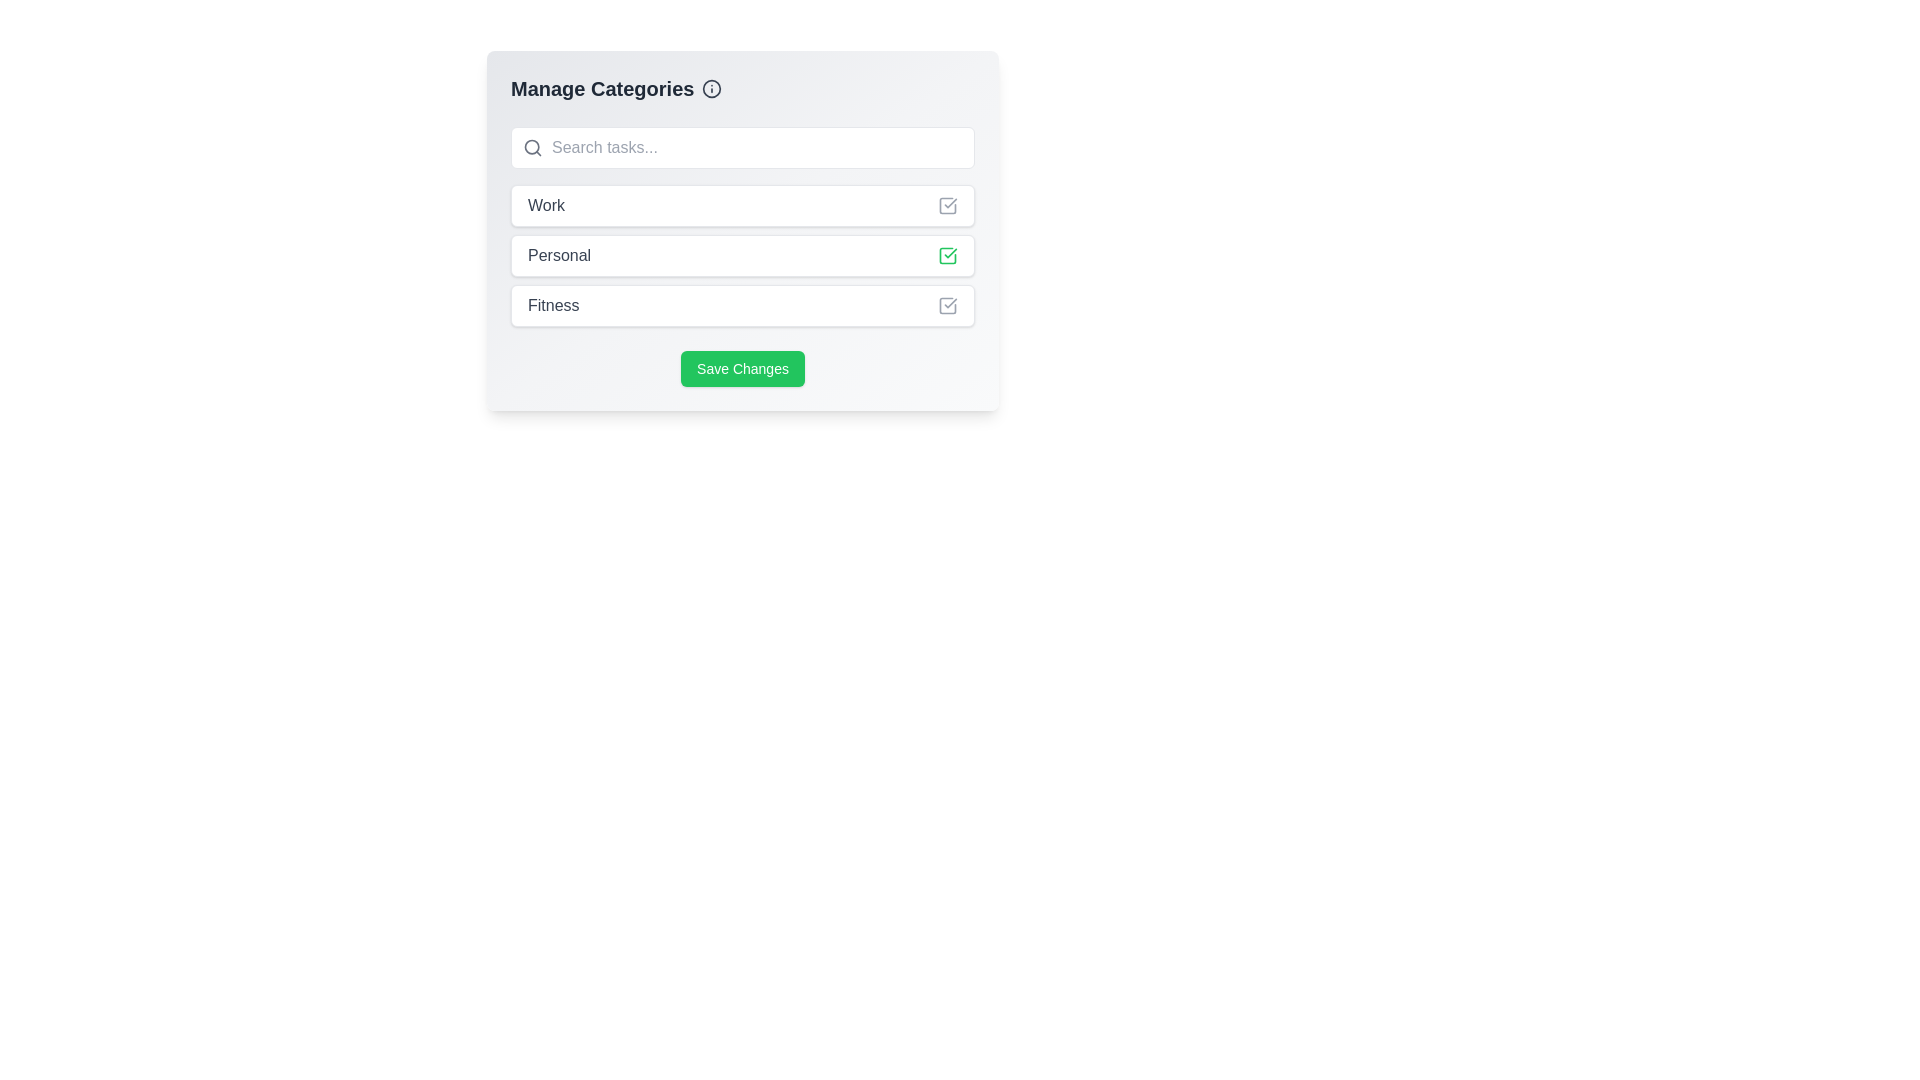  I want to click on the selectable item labeled 'Personal', so click(742, 254).